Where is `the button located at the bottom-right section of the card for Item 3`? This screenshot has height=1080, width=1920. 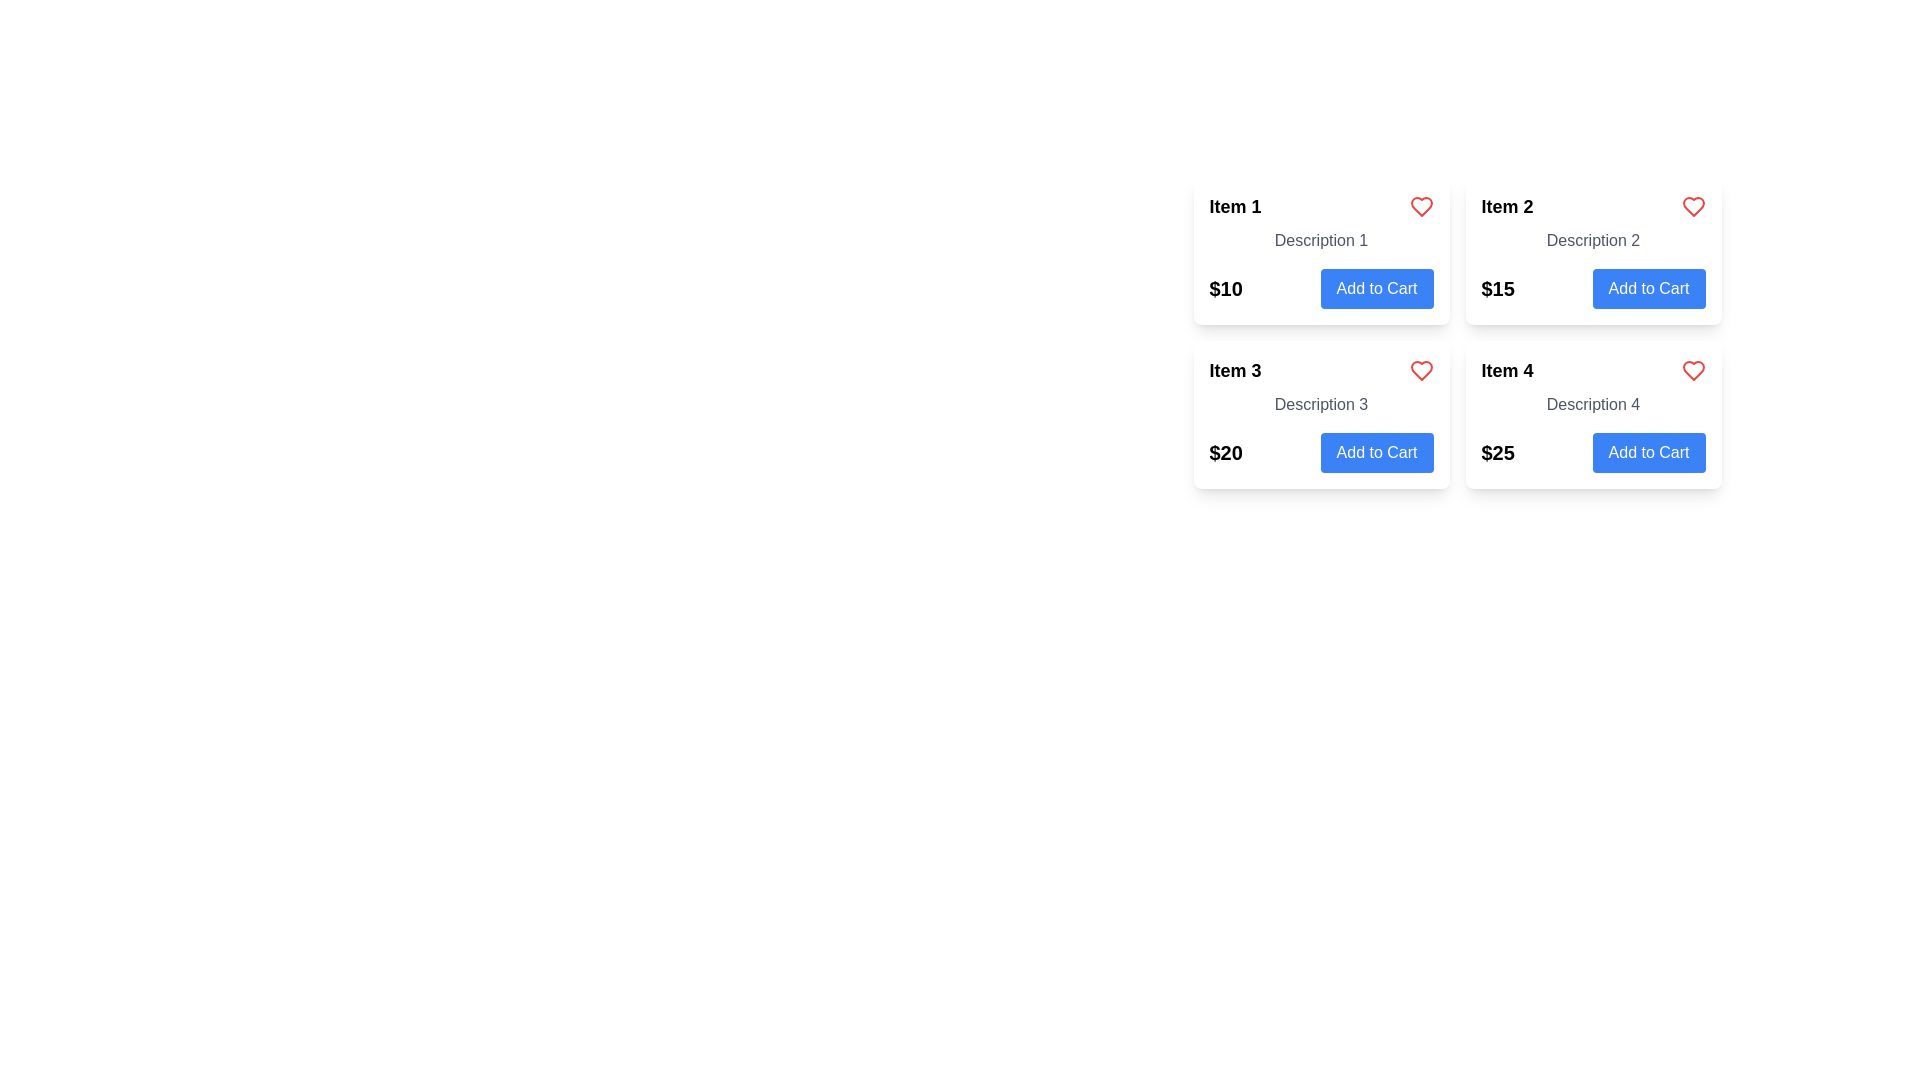 the button located at the bottom-right section of the card for Item 3 is located at coordinates (1376, 452).